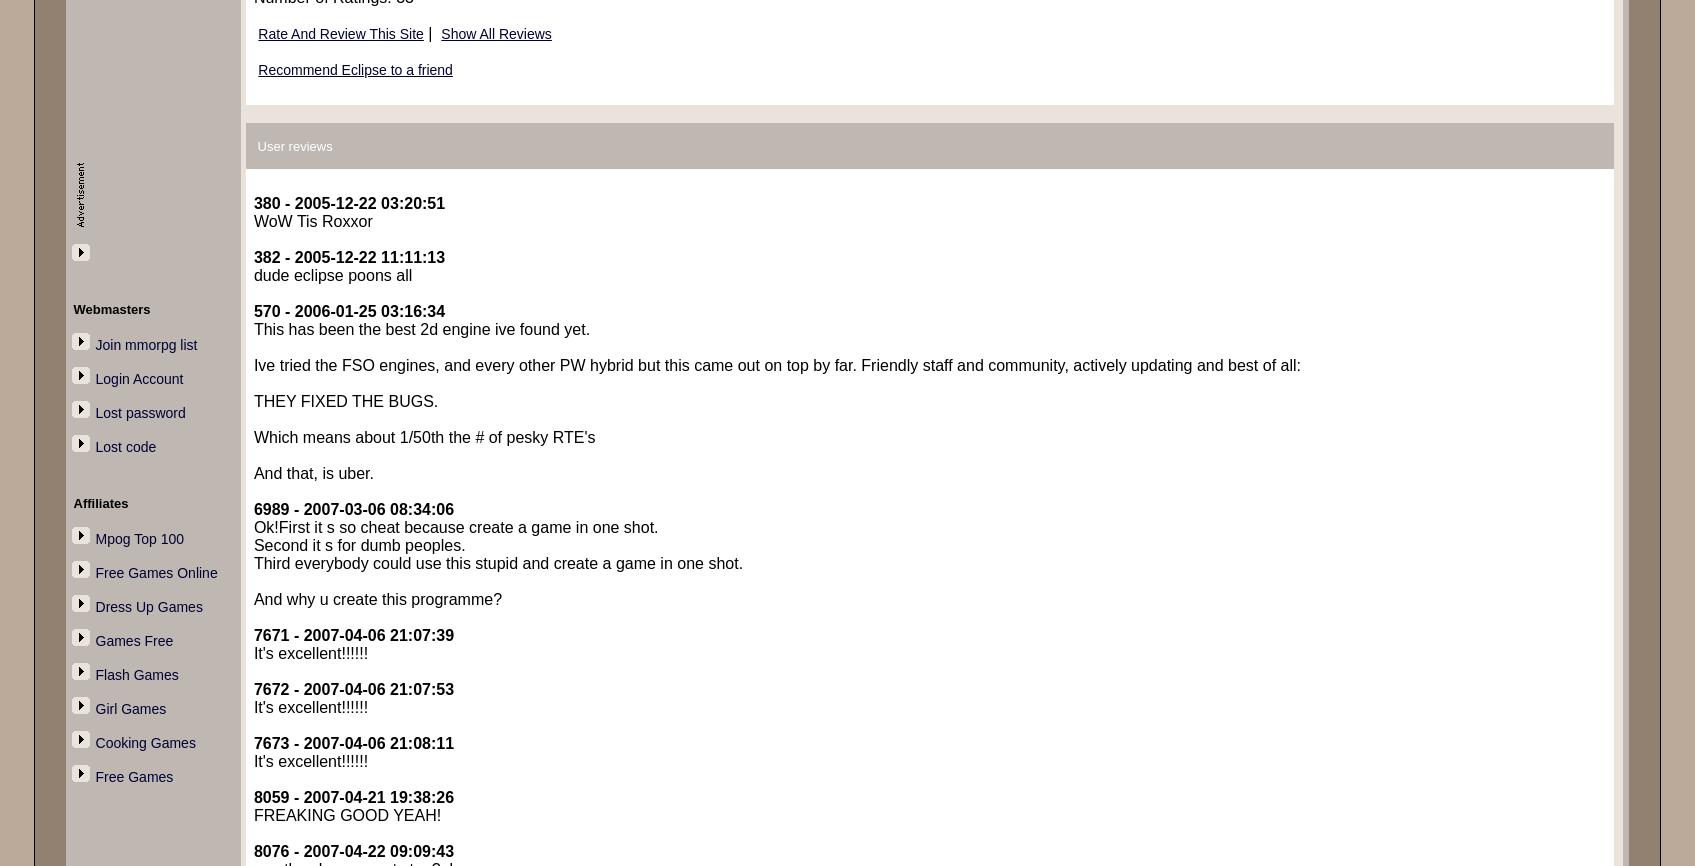 Image resolution: width=1695 pixels, height=866 pixels. What do you see at coordinates (148, 606) in the screenshot?
I see `'Dress Up Games'` at bounding box center [148, 606].